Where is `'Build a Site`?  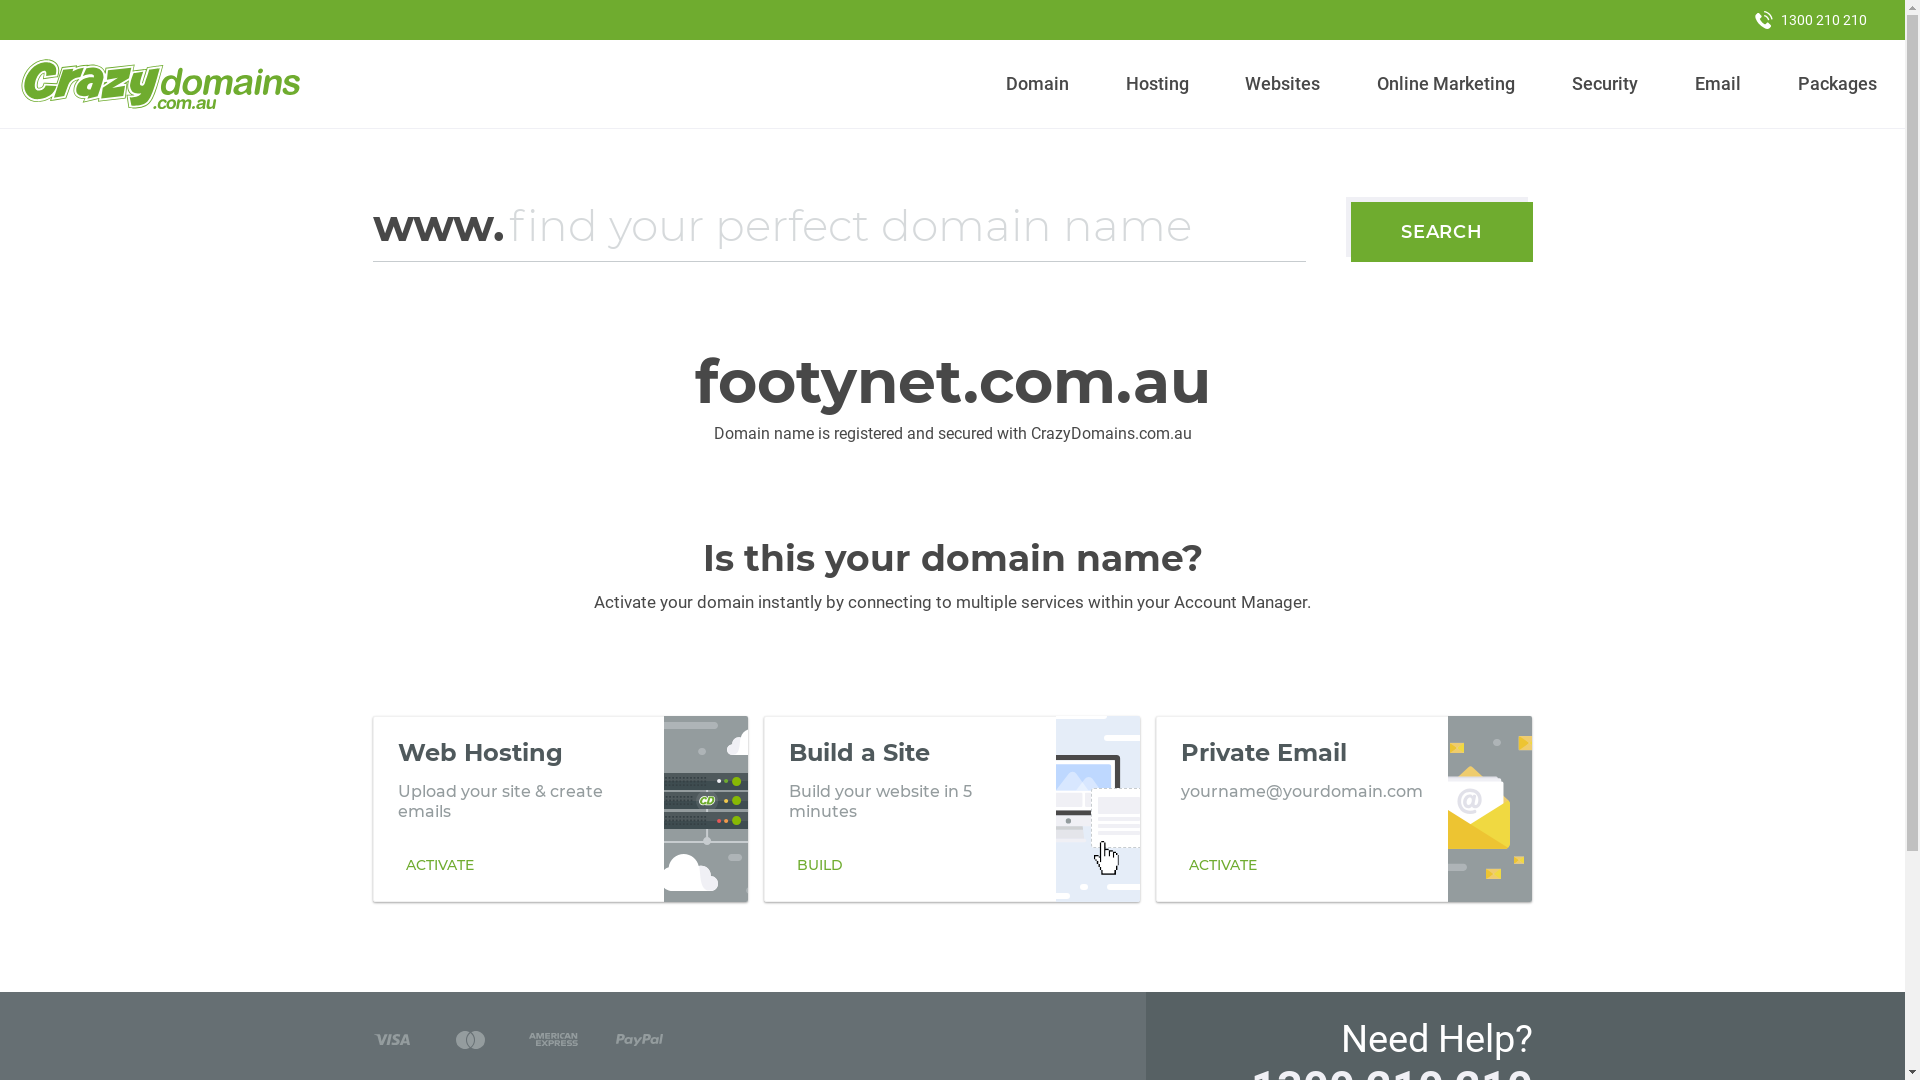
'Build a Site is located at coordinates (950, 808).